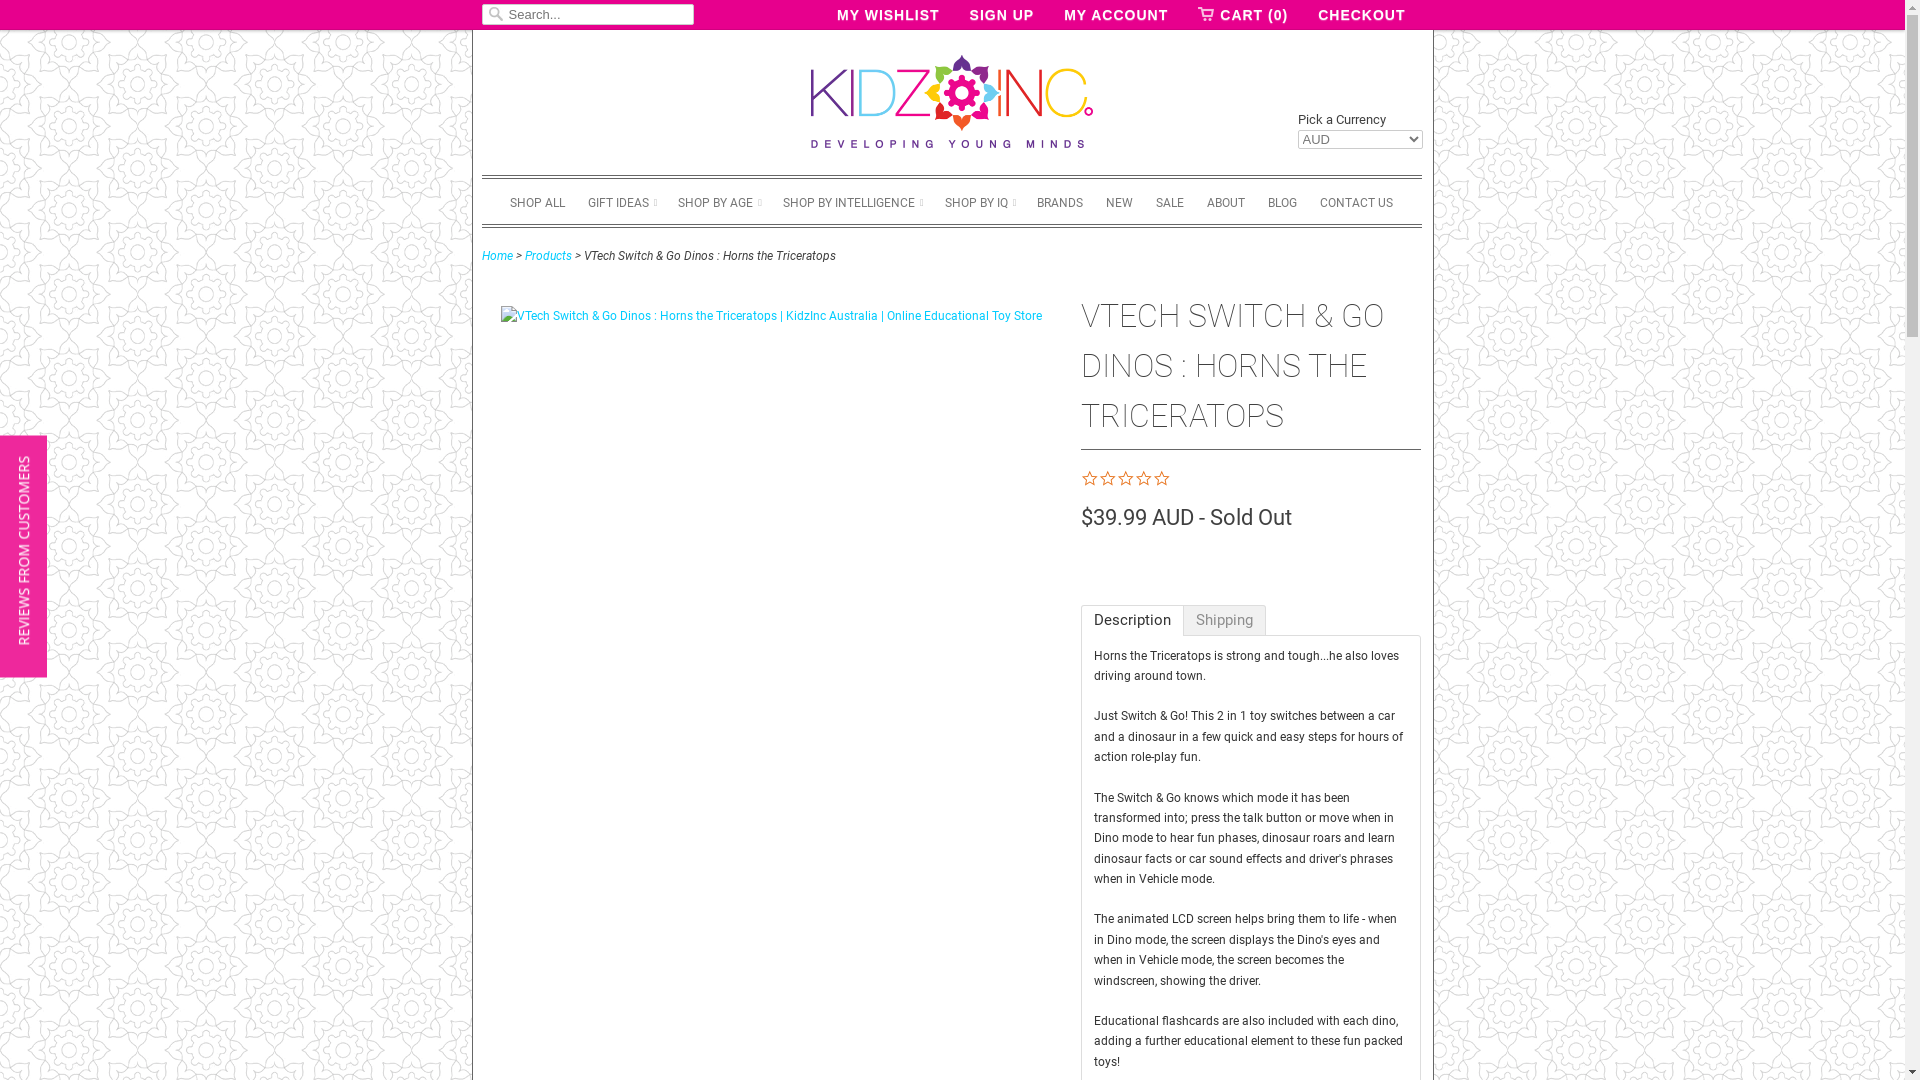 The width and height of the screenshot is (1920, 1080). Describe the element at coordinates (547, 253) in the screenshot. I see `'Products'` at that location.